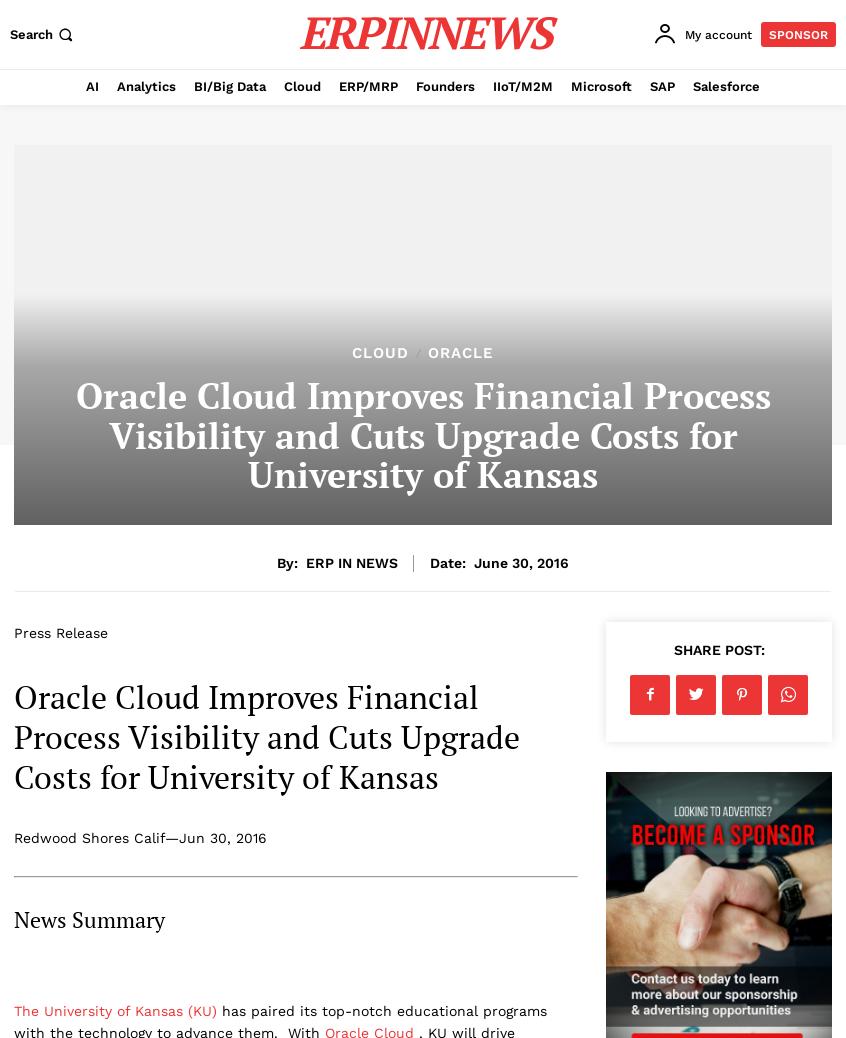 The height and width of the screenshot is (1038, 846). Describe the element at coordinates (447, 562) in the screenshot. I see `'Date:'` at that location.